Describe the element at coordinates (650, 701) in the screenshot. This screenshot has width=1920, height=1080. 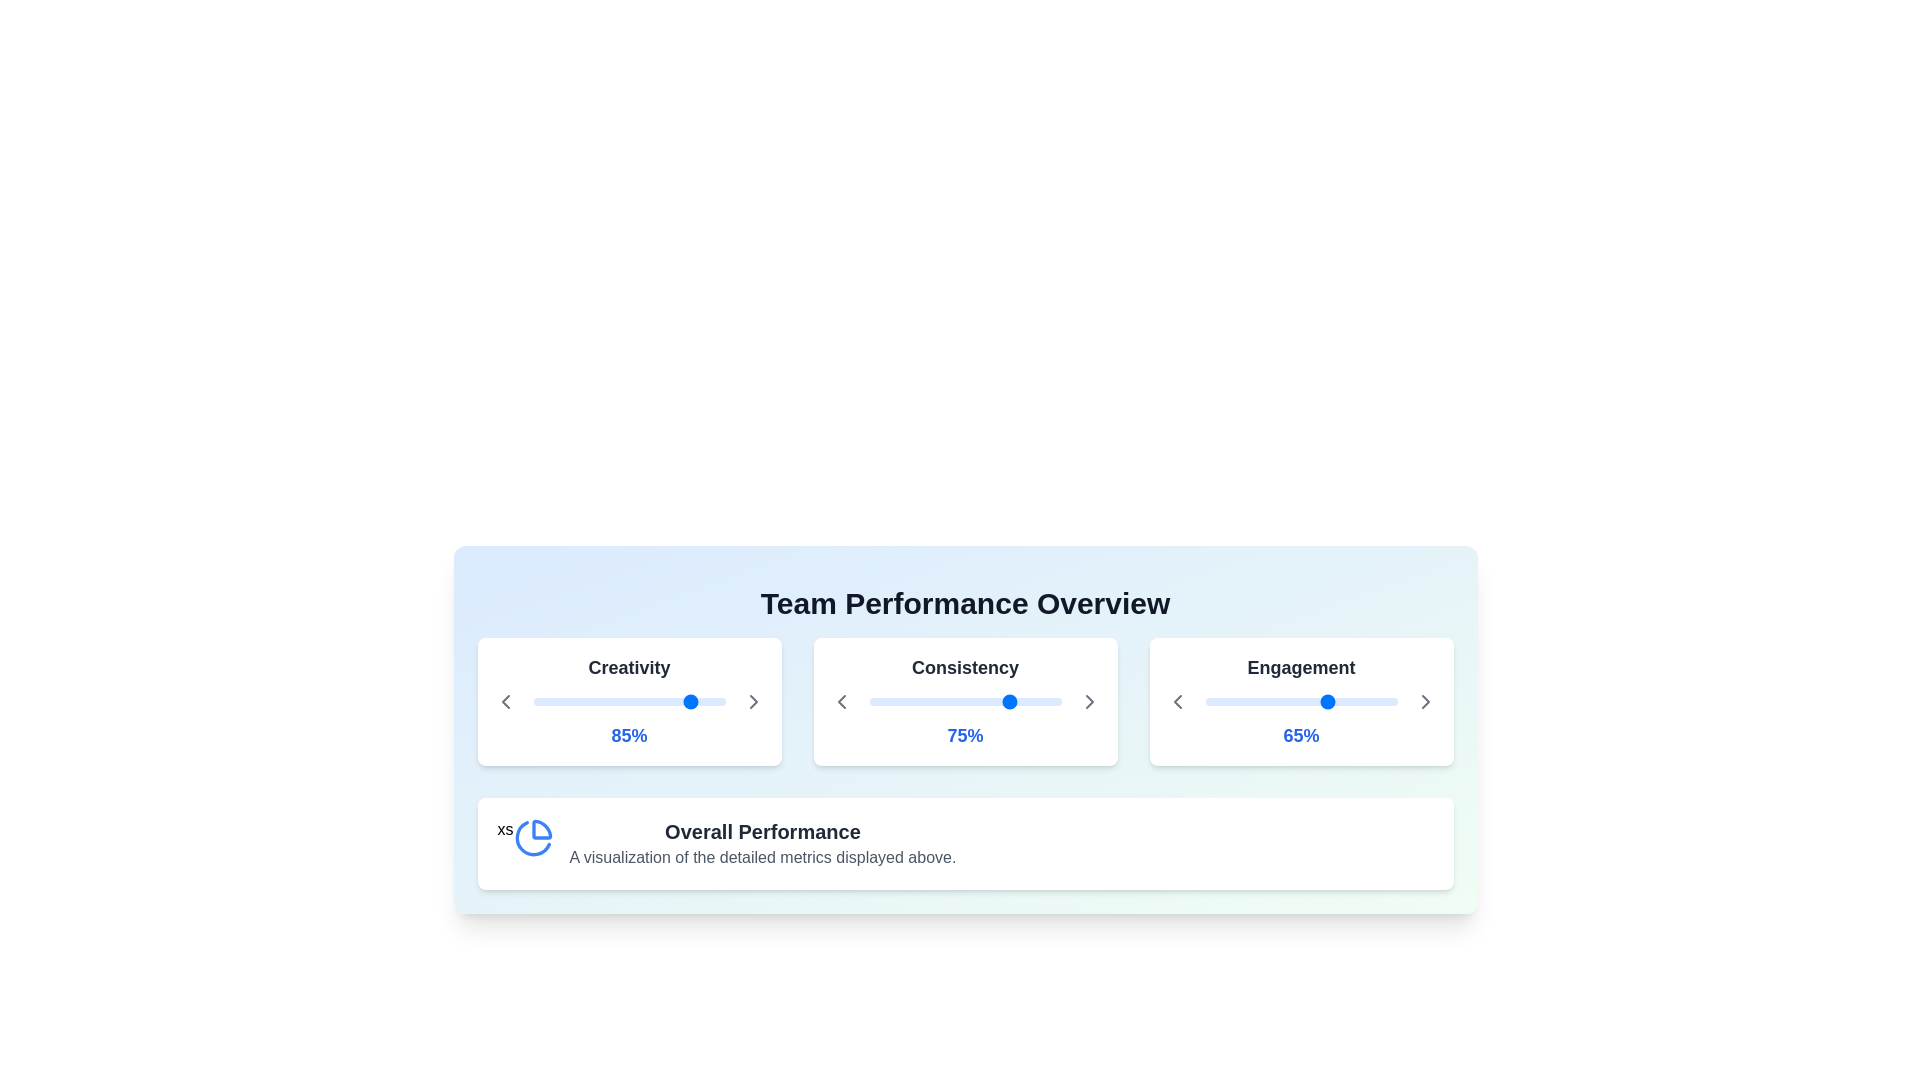
I see `the slider` at that location.